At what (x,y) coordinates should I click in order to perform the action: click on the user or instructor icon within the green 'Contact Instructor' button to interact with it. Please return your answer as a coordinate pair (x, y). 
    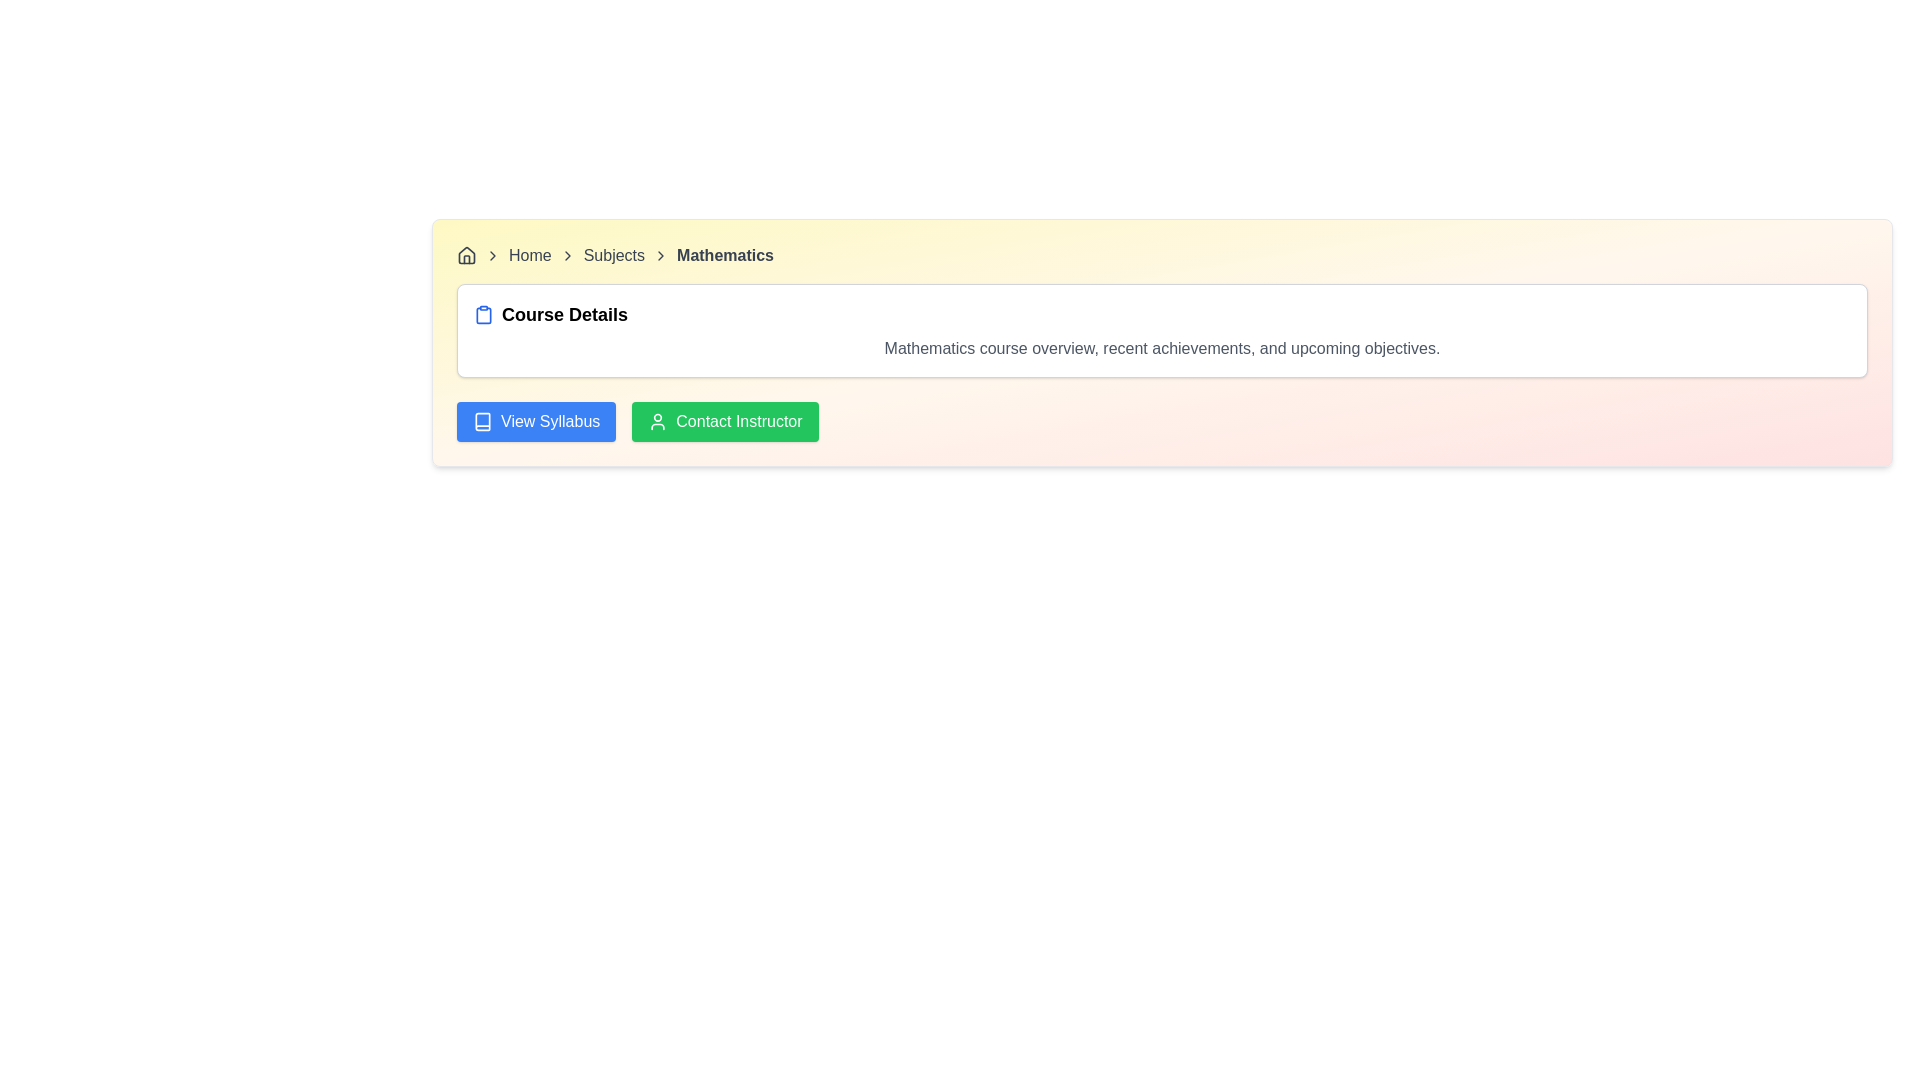
    Looking at the image, I should click on (658, 420).